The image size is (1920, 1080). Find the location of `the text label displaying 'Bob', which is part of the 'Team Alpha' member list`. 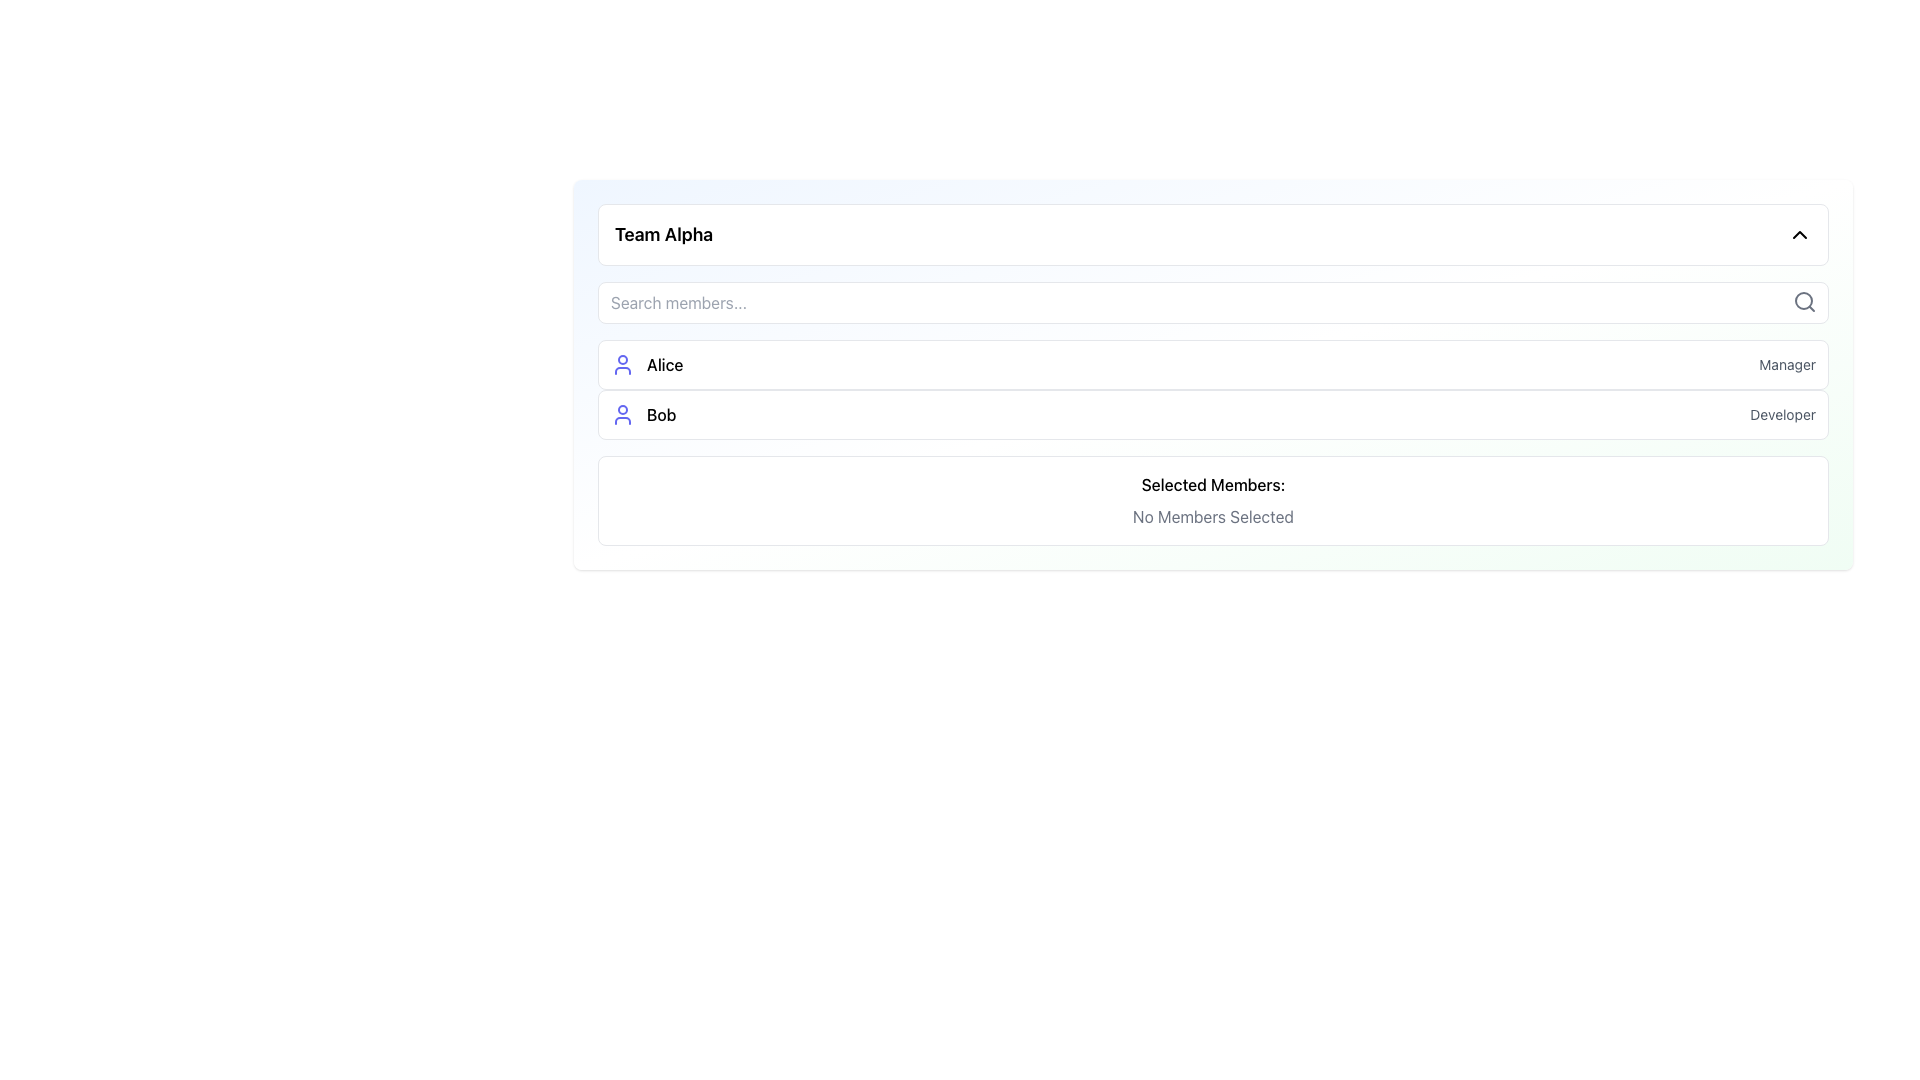

the text label displaying 'Bob', which is part of the 'Team Alpha' member list is located at coordinates (661, 414).